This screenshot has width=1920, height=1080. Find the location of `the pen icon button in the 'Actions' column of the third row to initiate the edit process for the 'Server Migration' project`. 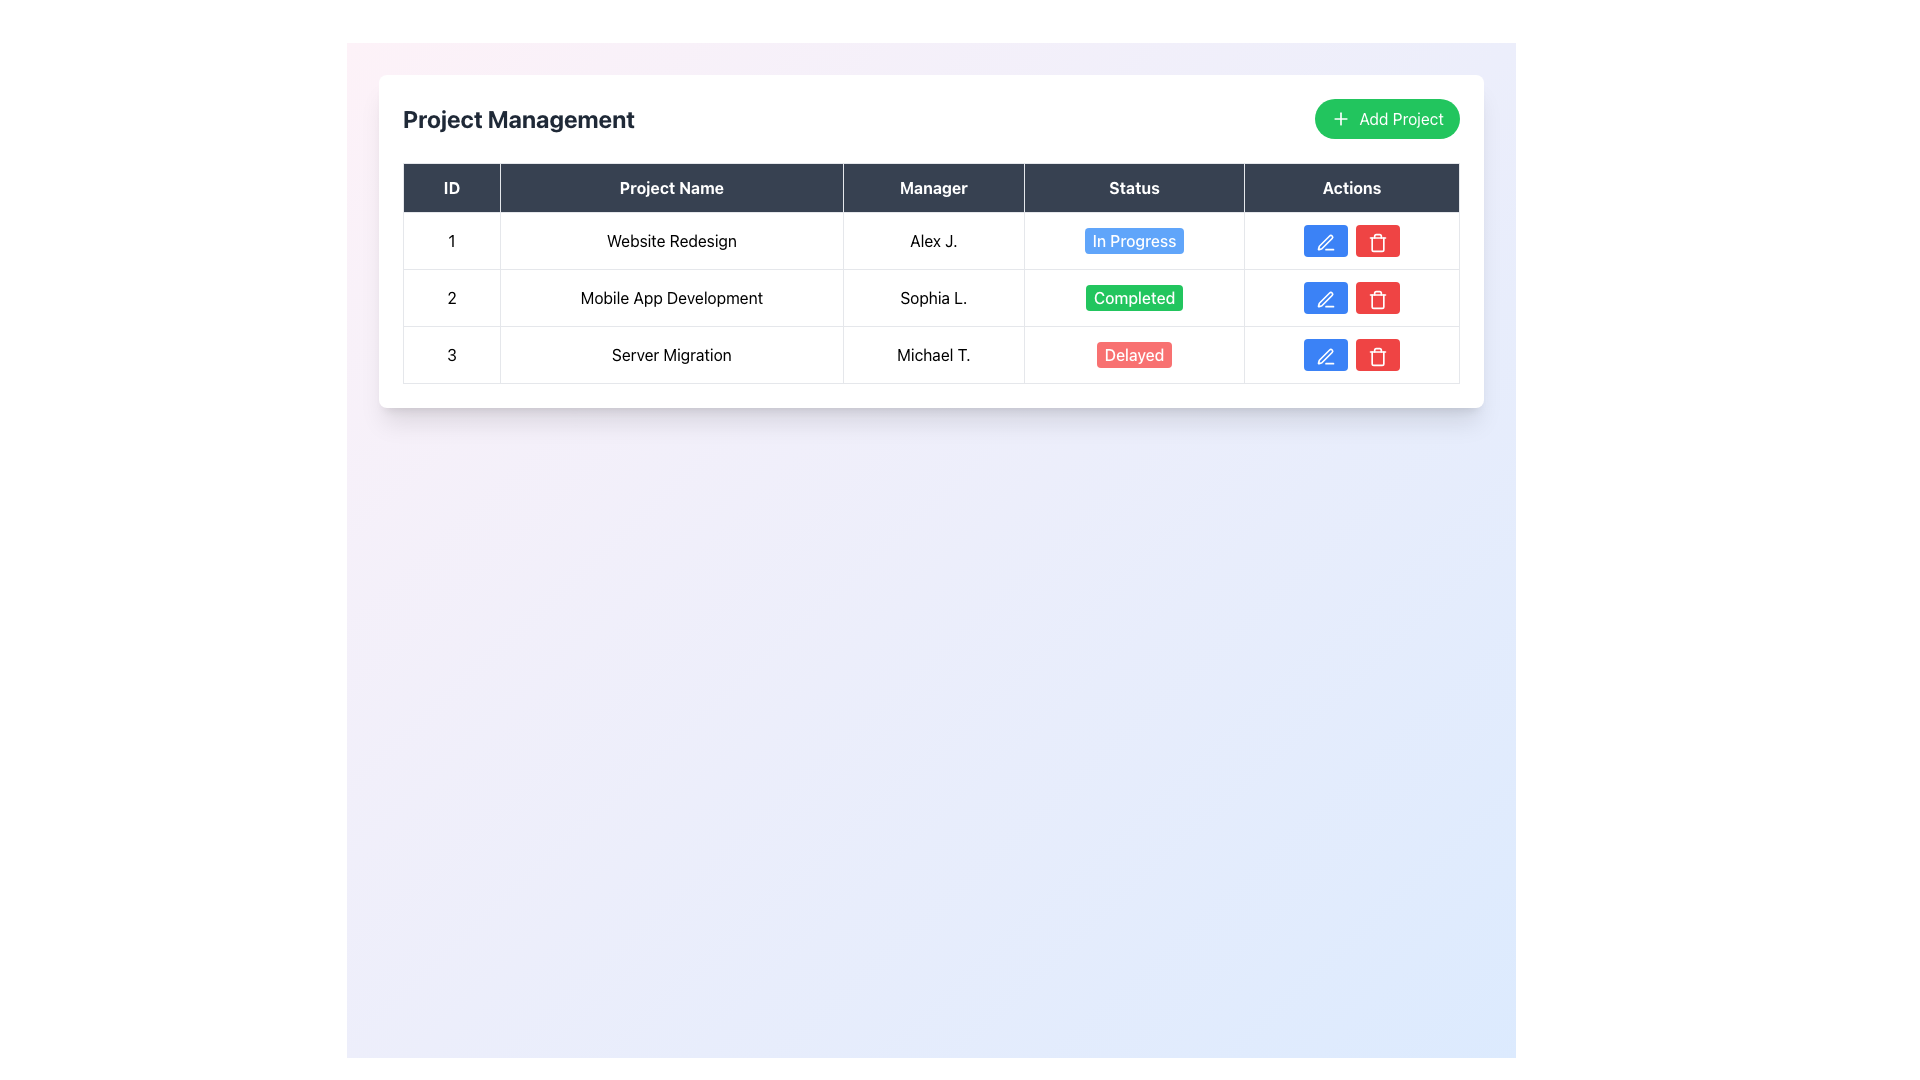

the pen icon button in the 'Actions' column of the third row to initiate the edit process for the 'Server Migration' project is located at coordinates (1325, 355).